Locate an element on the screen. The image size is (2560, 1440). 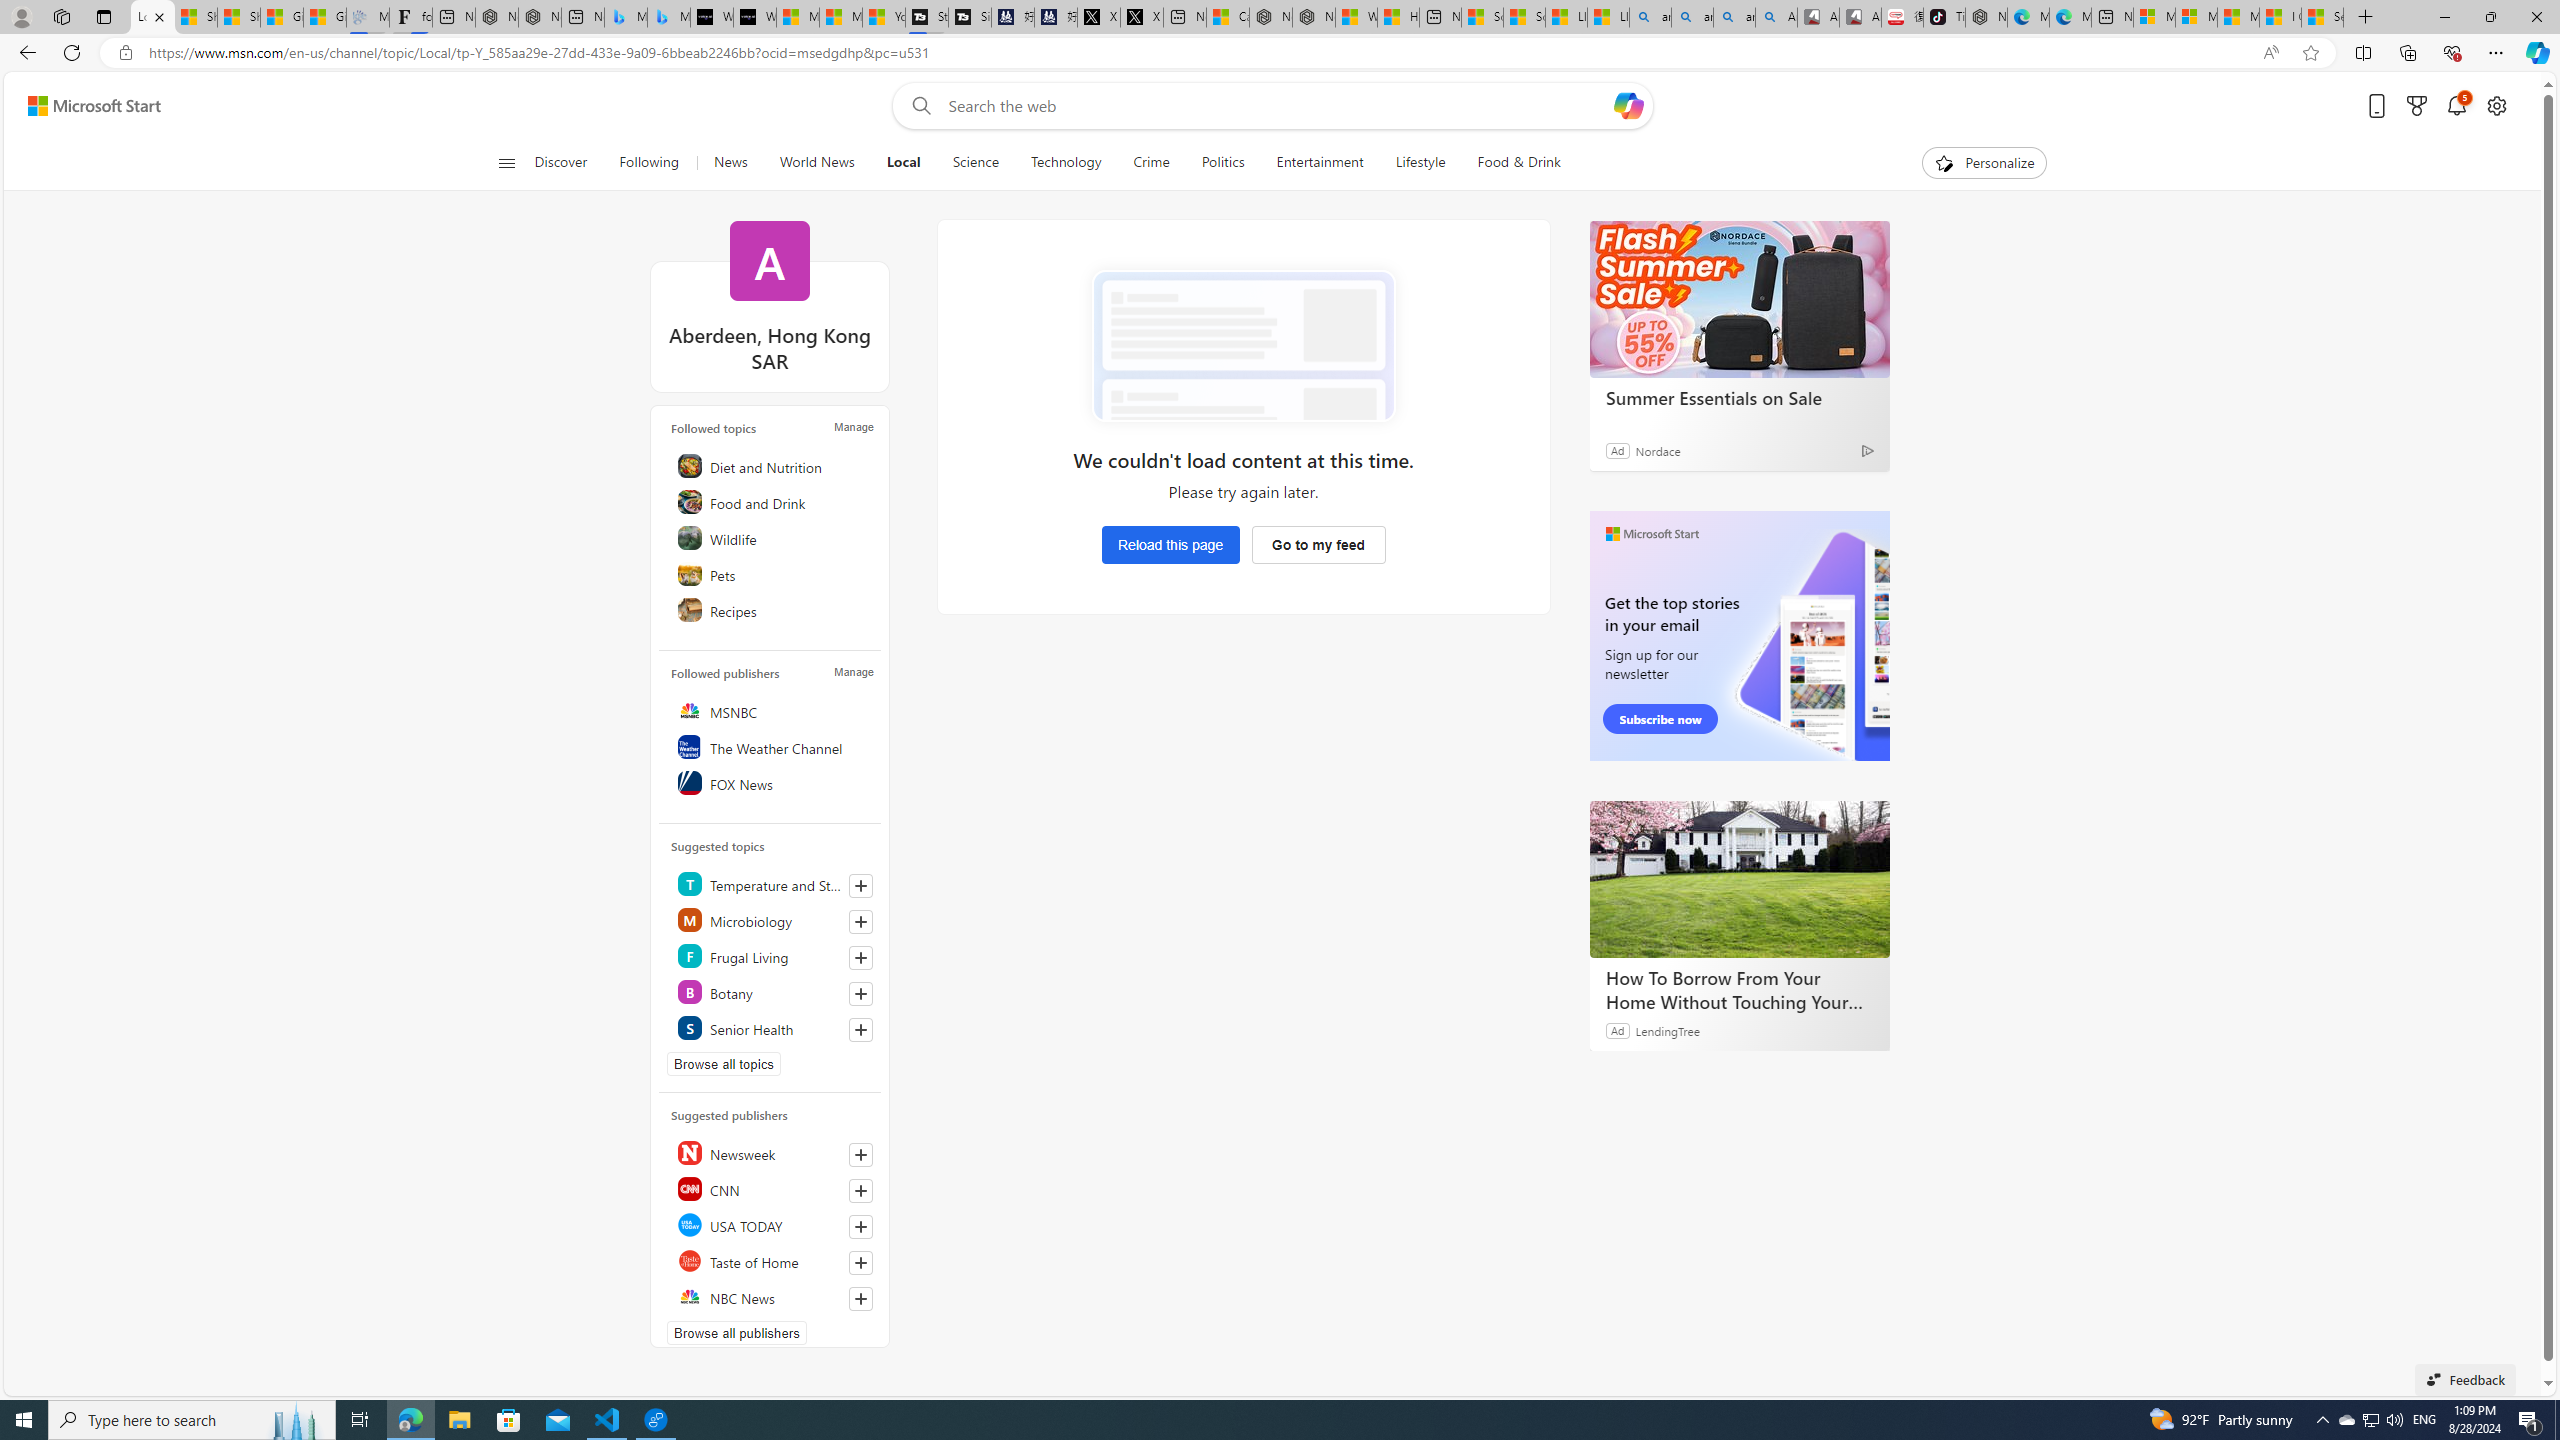
'amazon - Search Images' is located at coordinates (1733, 16).